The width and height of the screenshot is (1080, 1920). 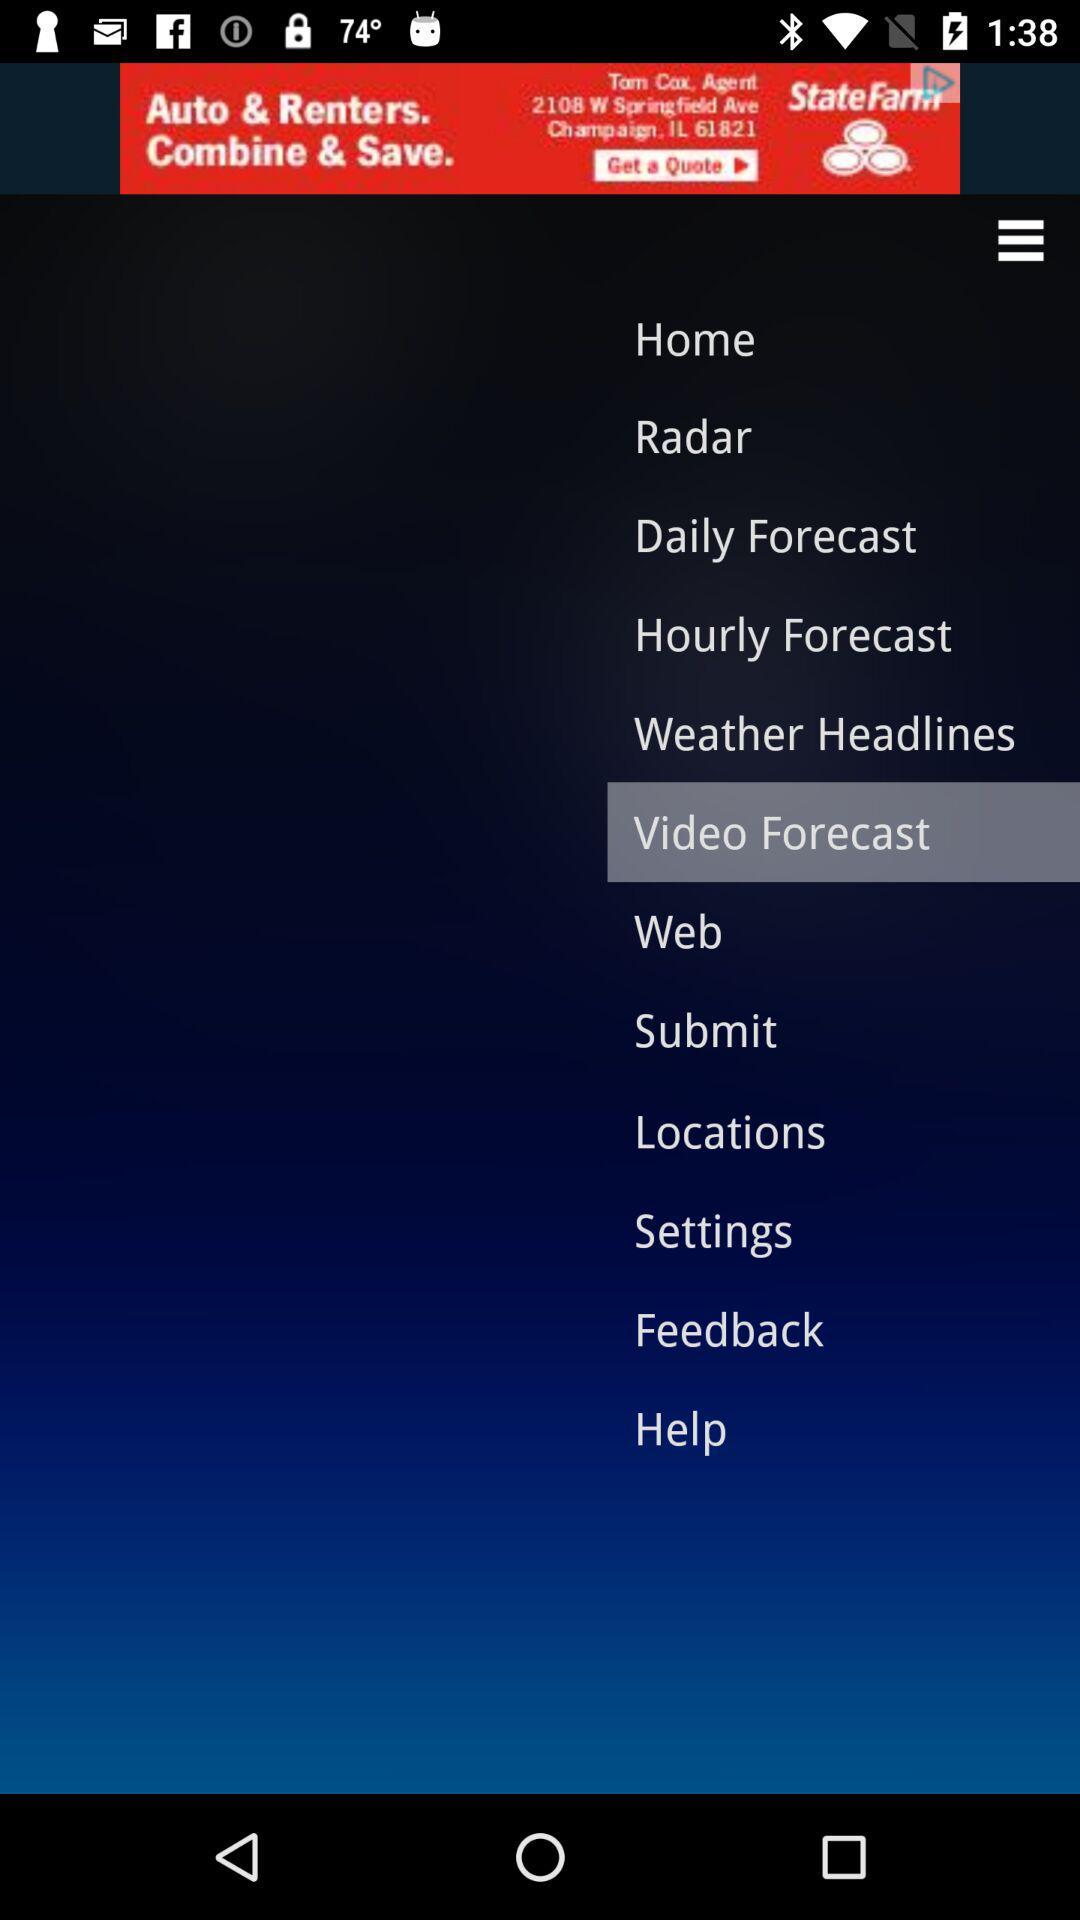 What do you see at coordinates (540, 127) in the screenshot?
I see `click the advertisement` at bounding box center [540, 127].